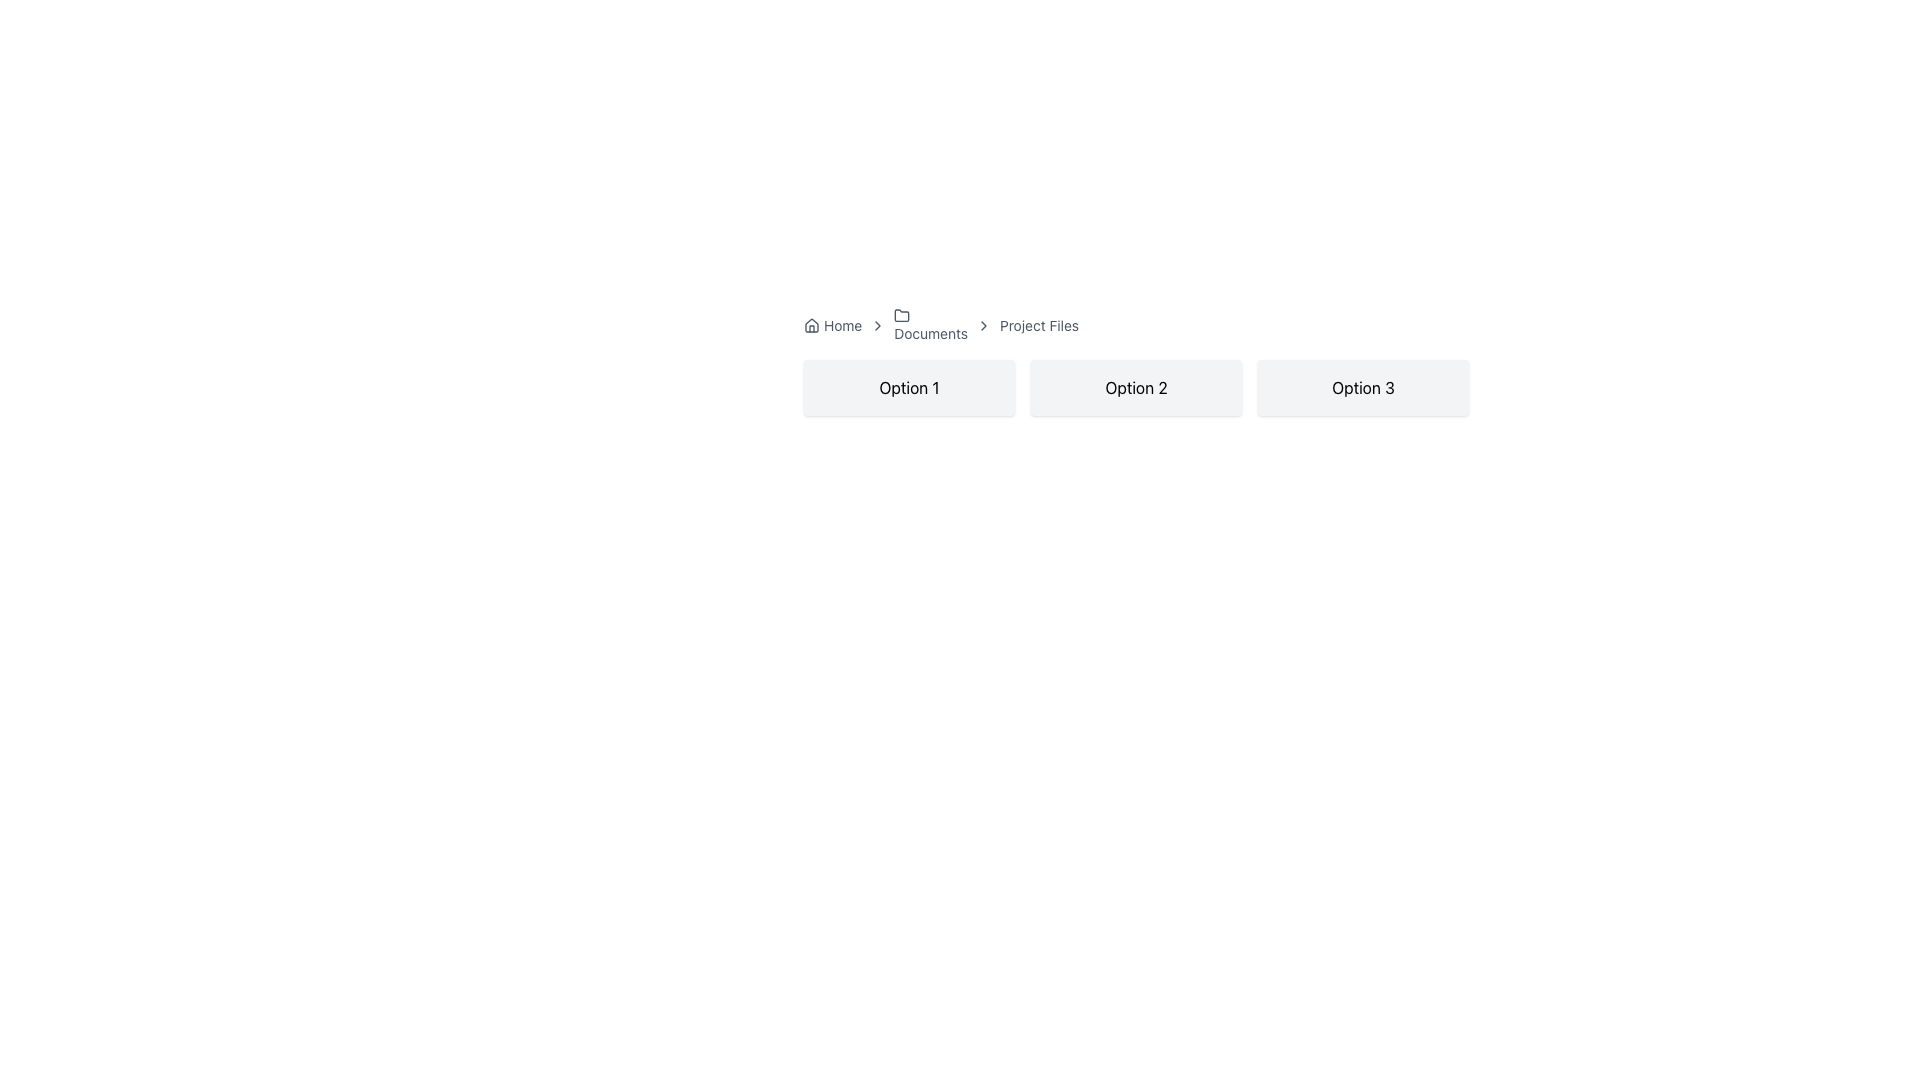  I want to click on any button in the group of three rectangular buttons labeled 'Option 1,' 'Option 2,' and 'Option 3', so click(1136, 388).